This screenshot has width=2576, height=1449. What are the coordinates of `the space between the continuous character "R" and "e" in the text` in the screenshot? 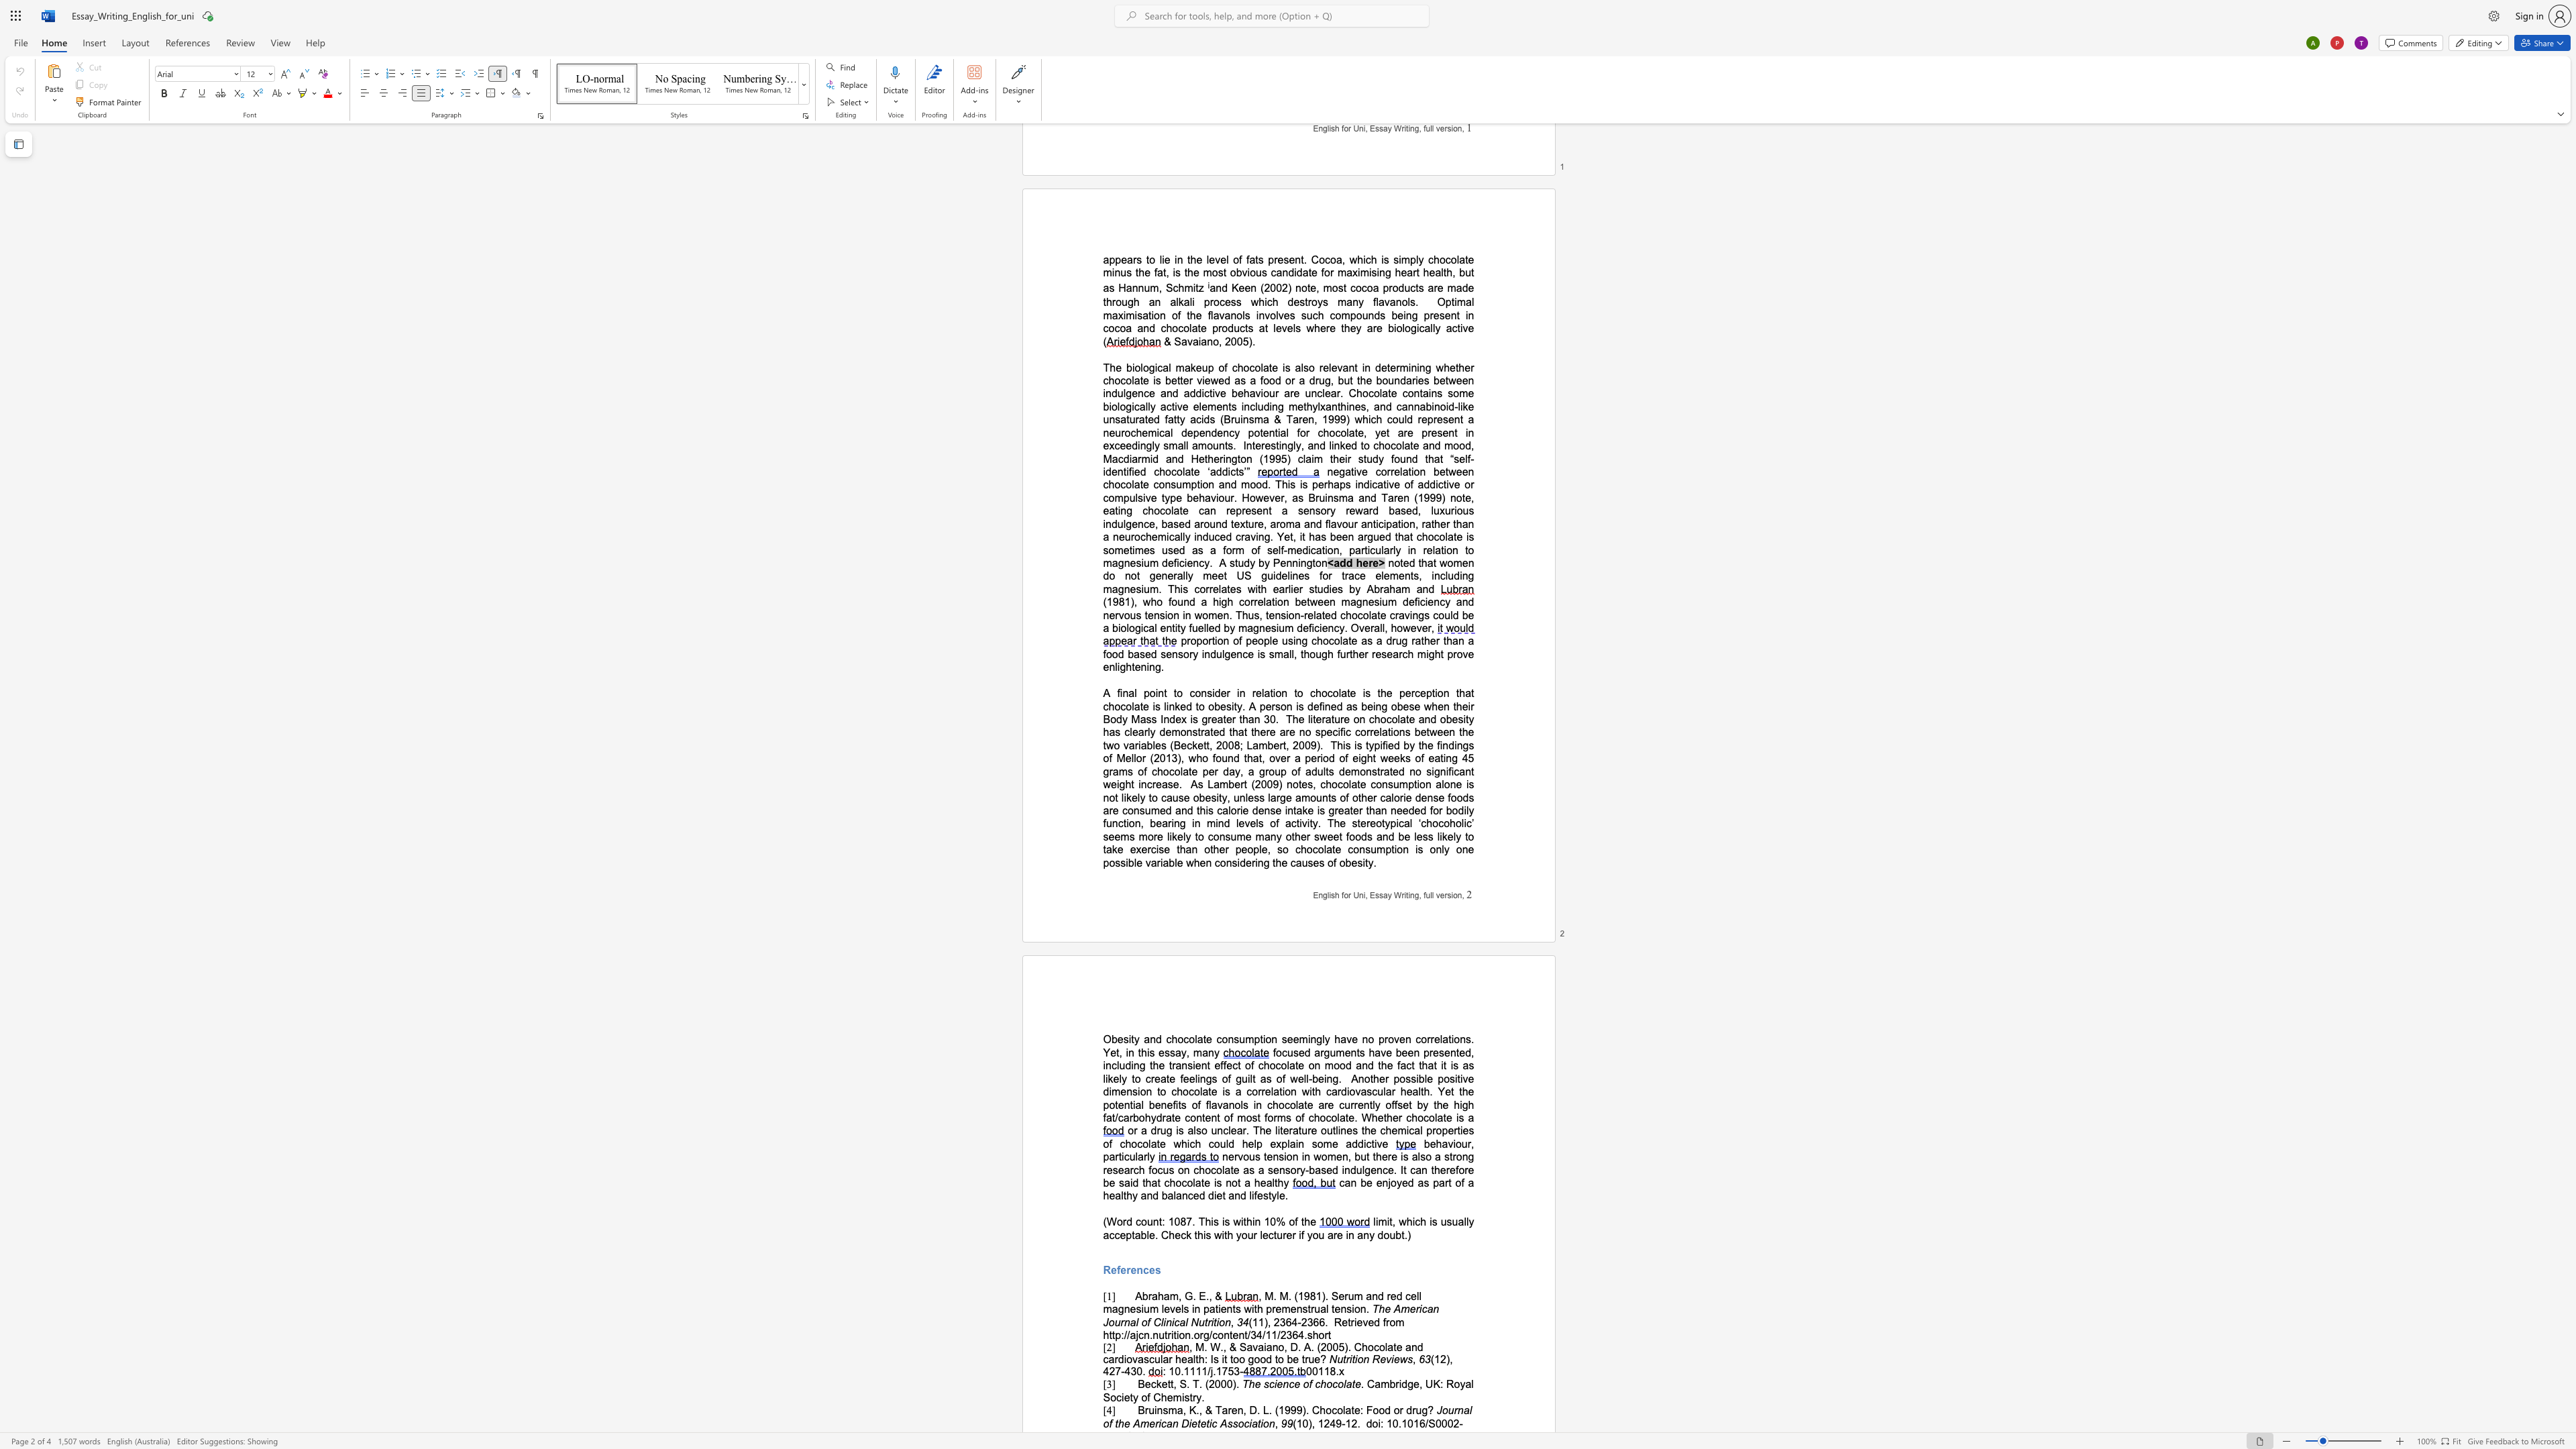 It's located at (1110, 1269).